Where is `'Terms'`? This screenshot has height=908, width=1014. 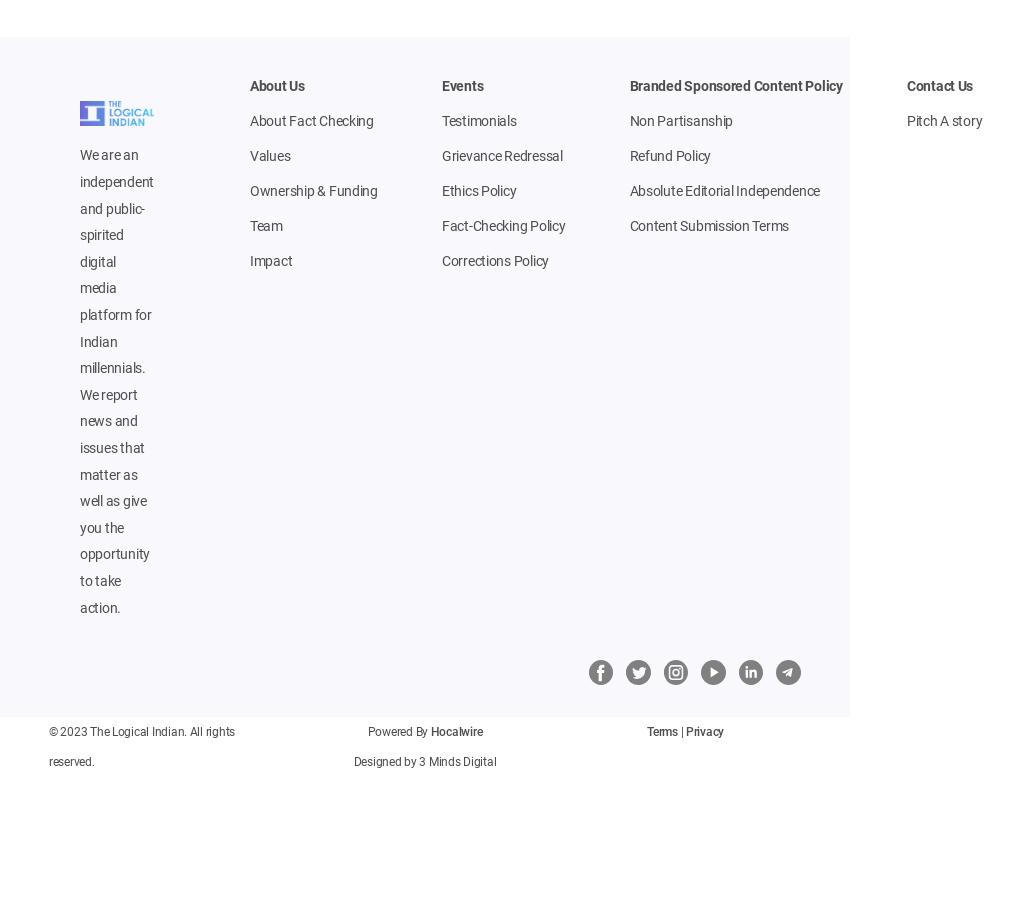
'Terms' is located at coordinates (647, 732).